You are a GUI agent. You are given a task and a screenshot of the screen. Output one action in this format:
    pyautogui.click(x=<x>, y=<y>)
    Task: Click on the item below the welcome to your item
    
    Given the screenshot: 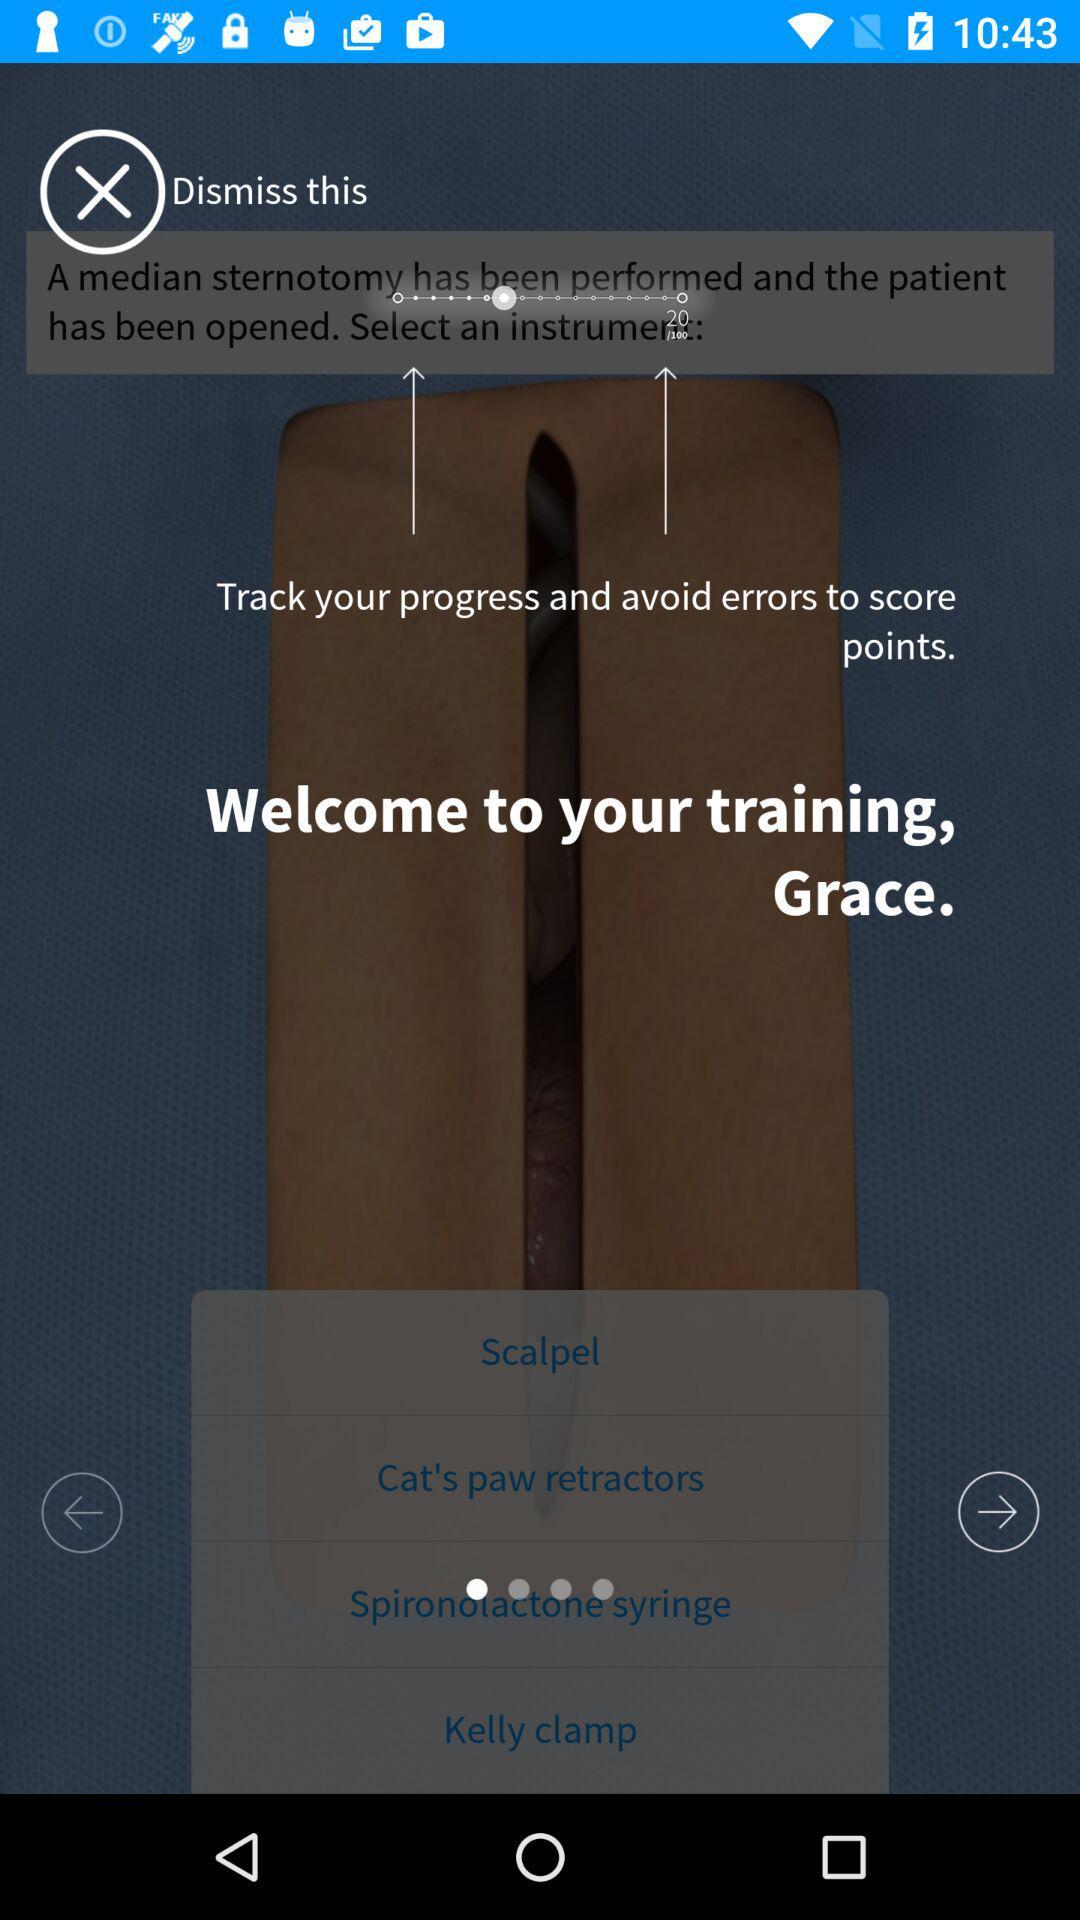 What is the action you would take?
    pyautogui.click(x=540, y=1353)
    